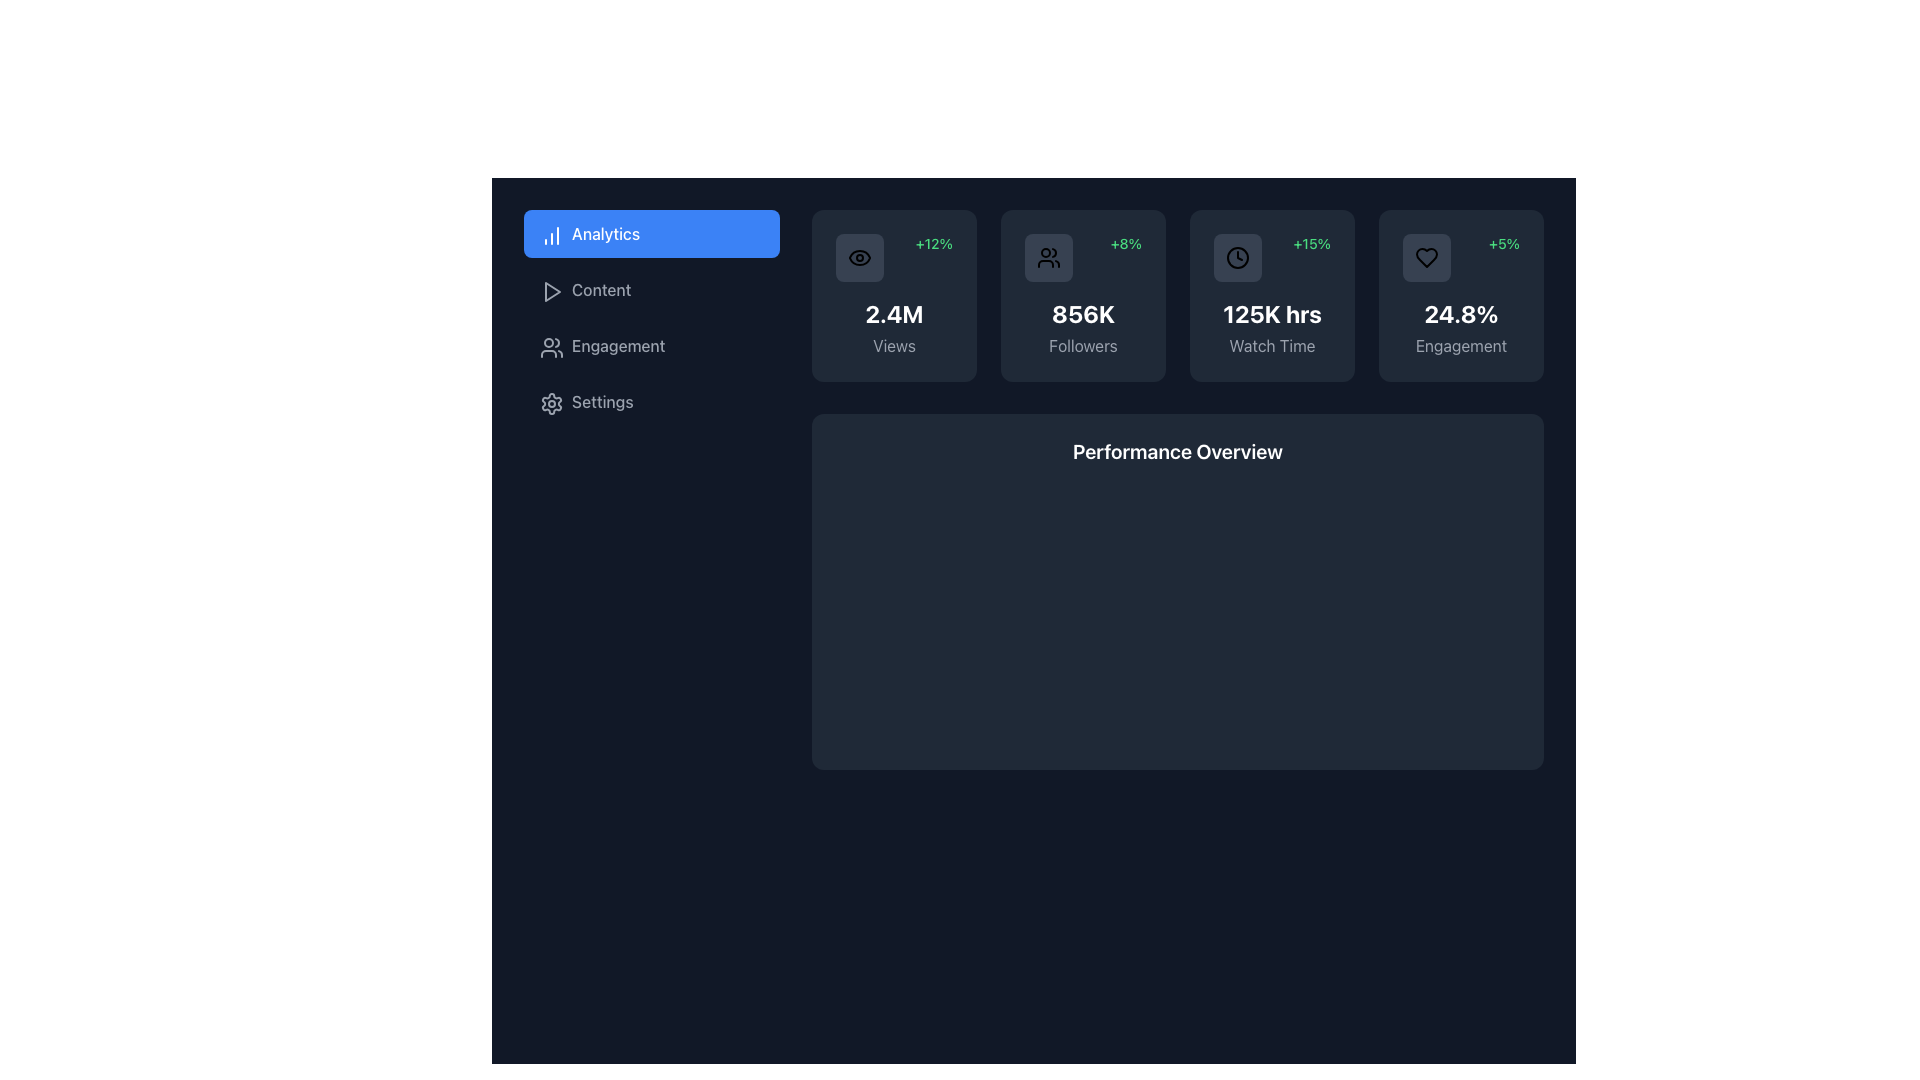  I want to click on the Eye representation icon, which is part of an SVG structure and positioned in the top section of the interface, aligned with text and numerical metrics, so click(859, 257).